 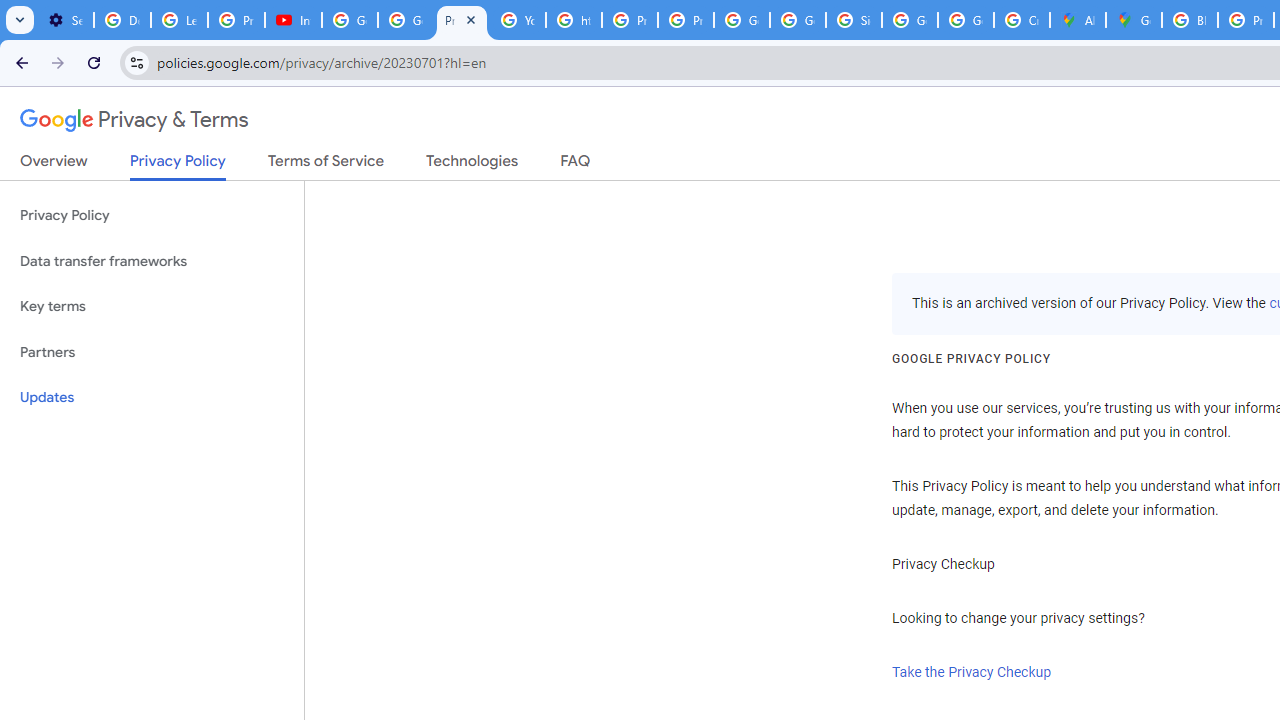 What do you see at coordinates (151, 351) in the screenshot?
I see `'Partners'` at bounding box center [151, 351].